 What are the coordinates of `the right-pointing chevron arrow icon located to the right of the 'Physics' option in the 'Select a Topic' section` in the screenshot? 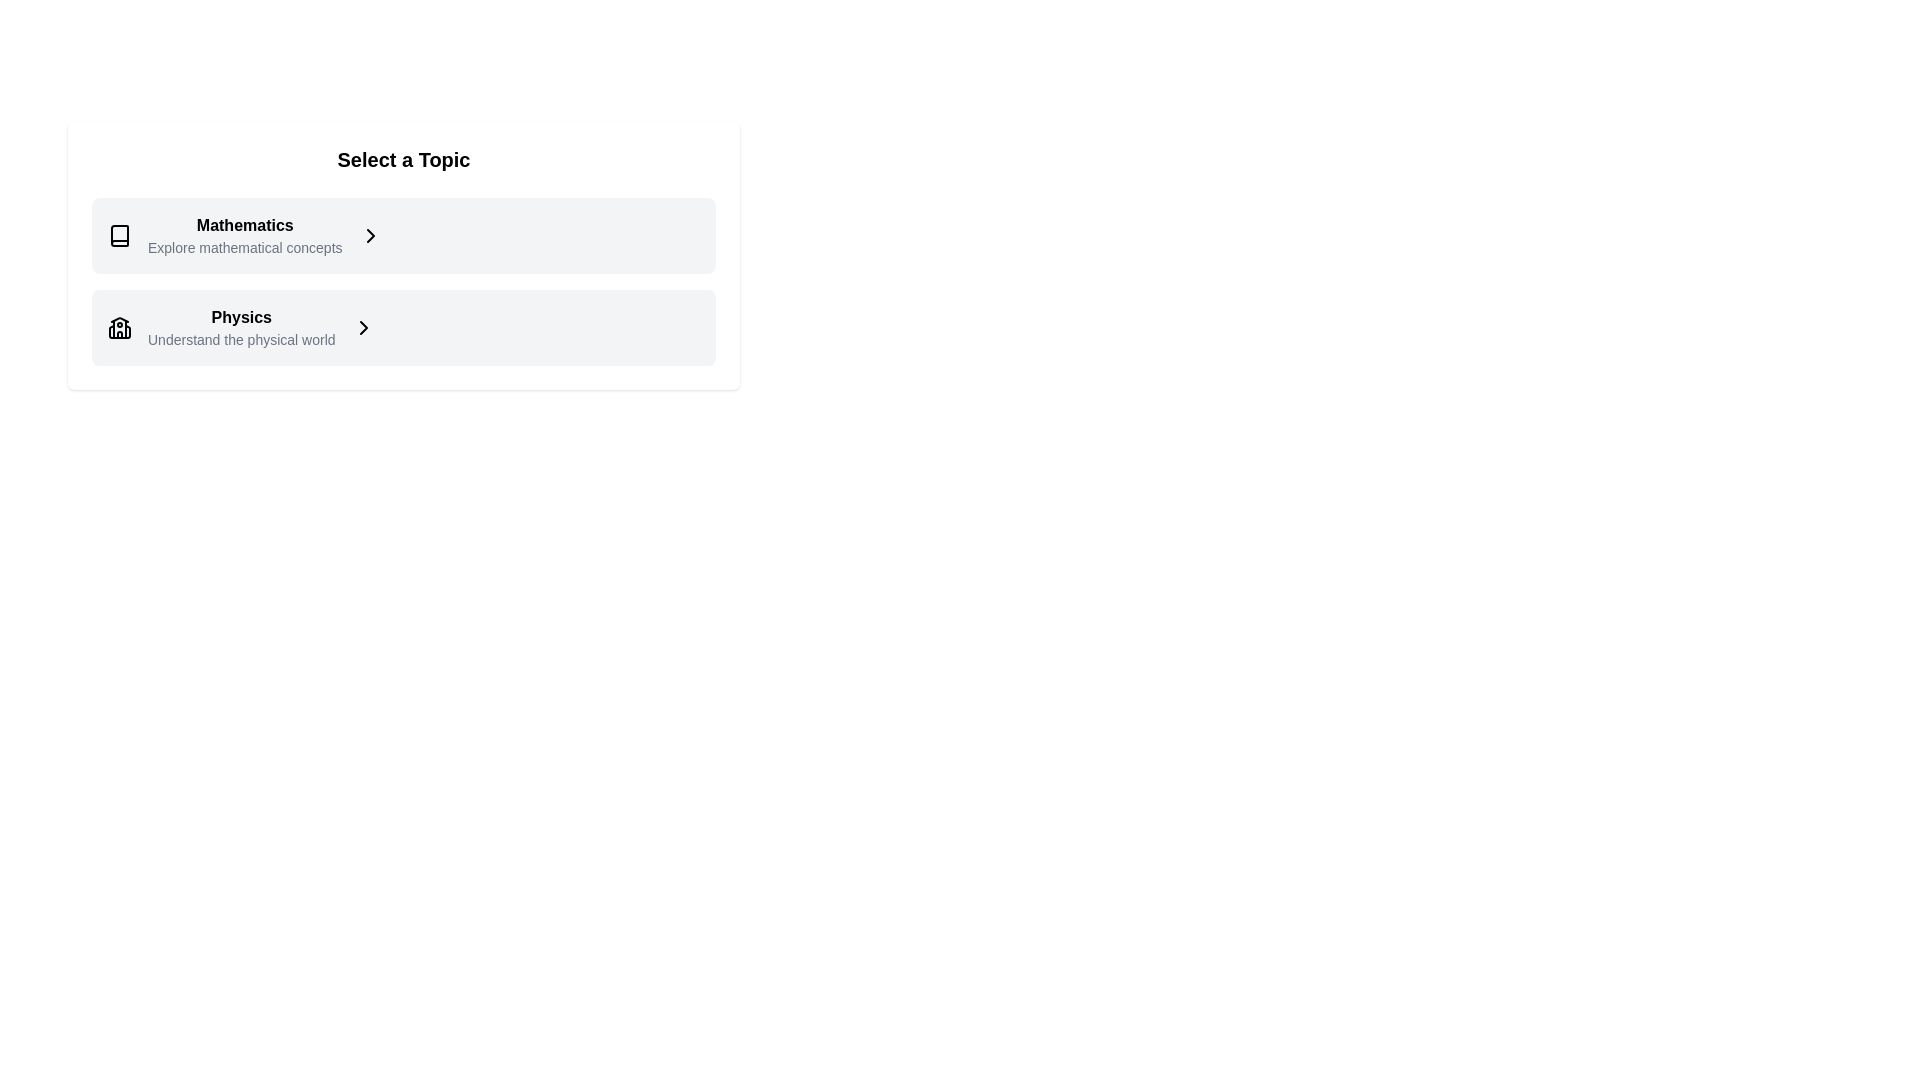 It's located at (363, 326).